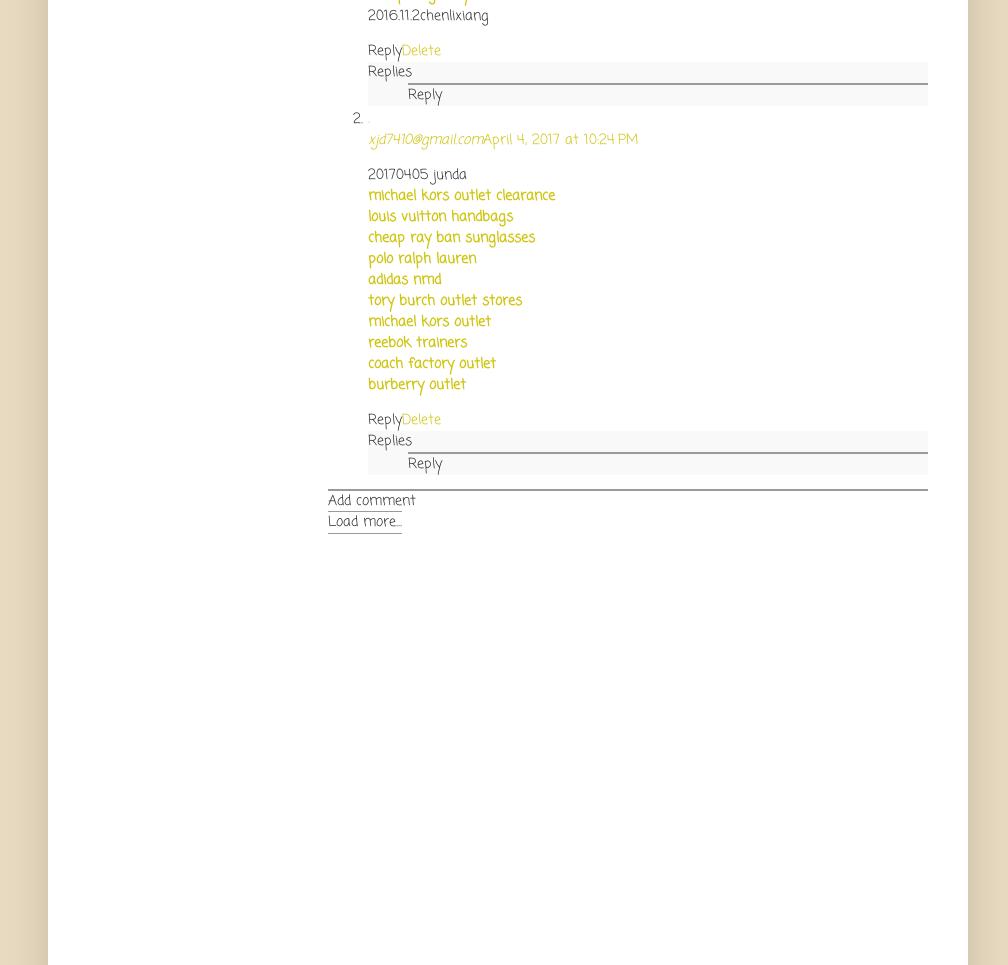  Describe the element at coordinates (461, 195) in the screenshot. I see `'michael kors outlet clearance'` at that location.